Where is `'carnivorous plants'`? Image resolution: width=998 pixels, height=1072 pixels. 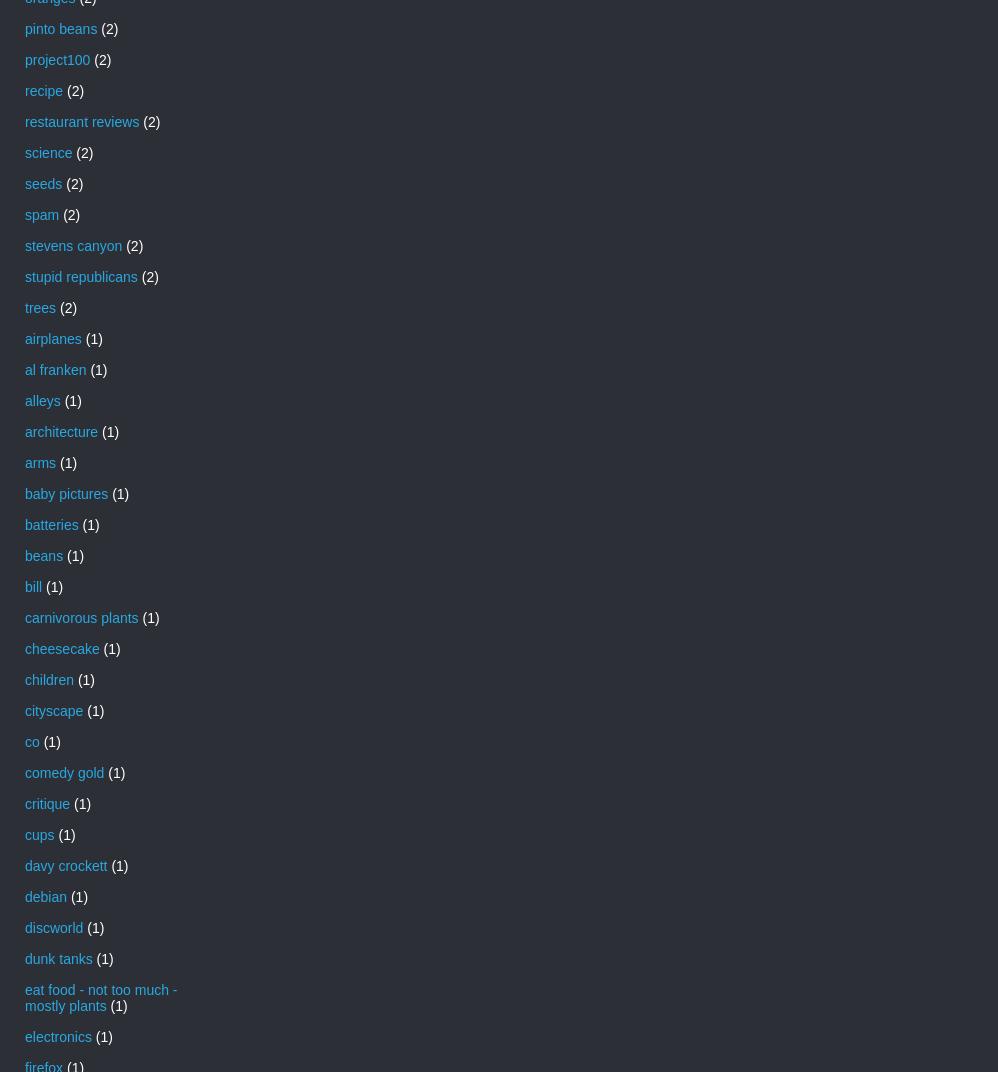 'carnivorous plants' is located at coordinates (25, 617).